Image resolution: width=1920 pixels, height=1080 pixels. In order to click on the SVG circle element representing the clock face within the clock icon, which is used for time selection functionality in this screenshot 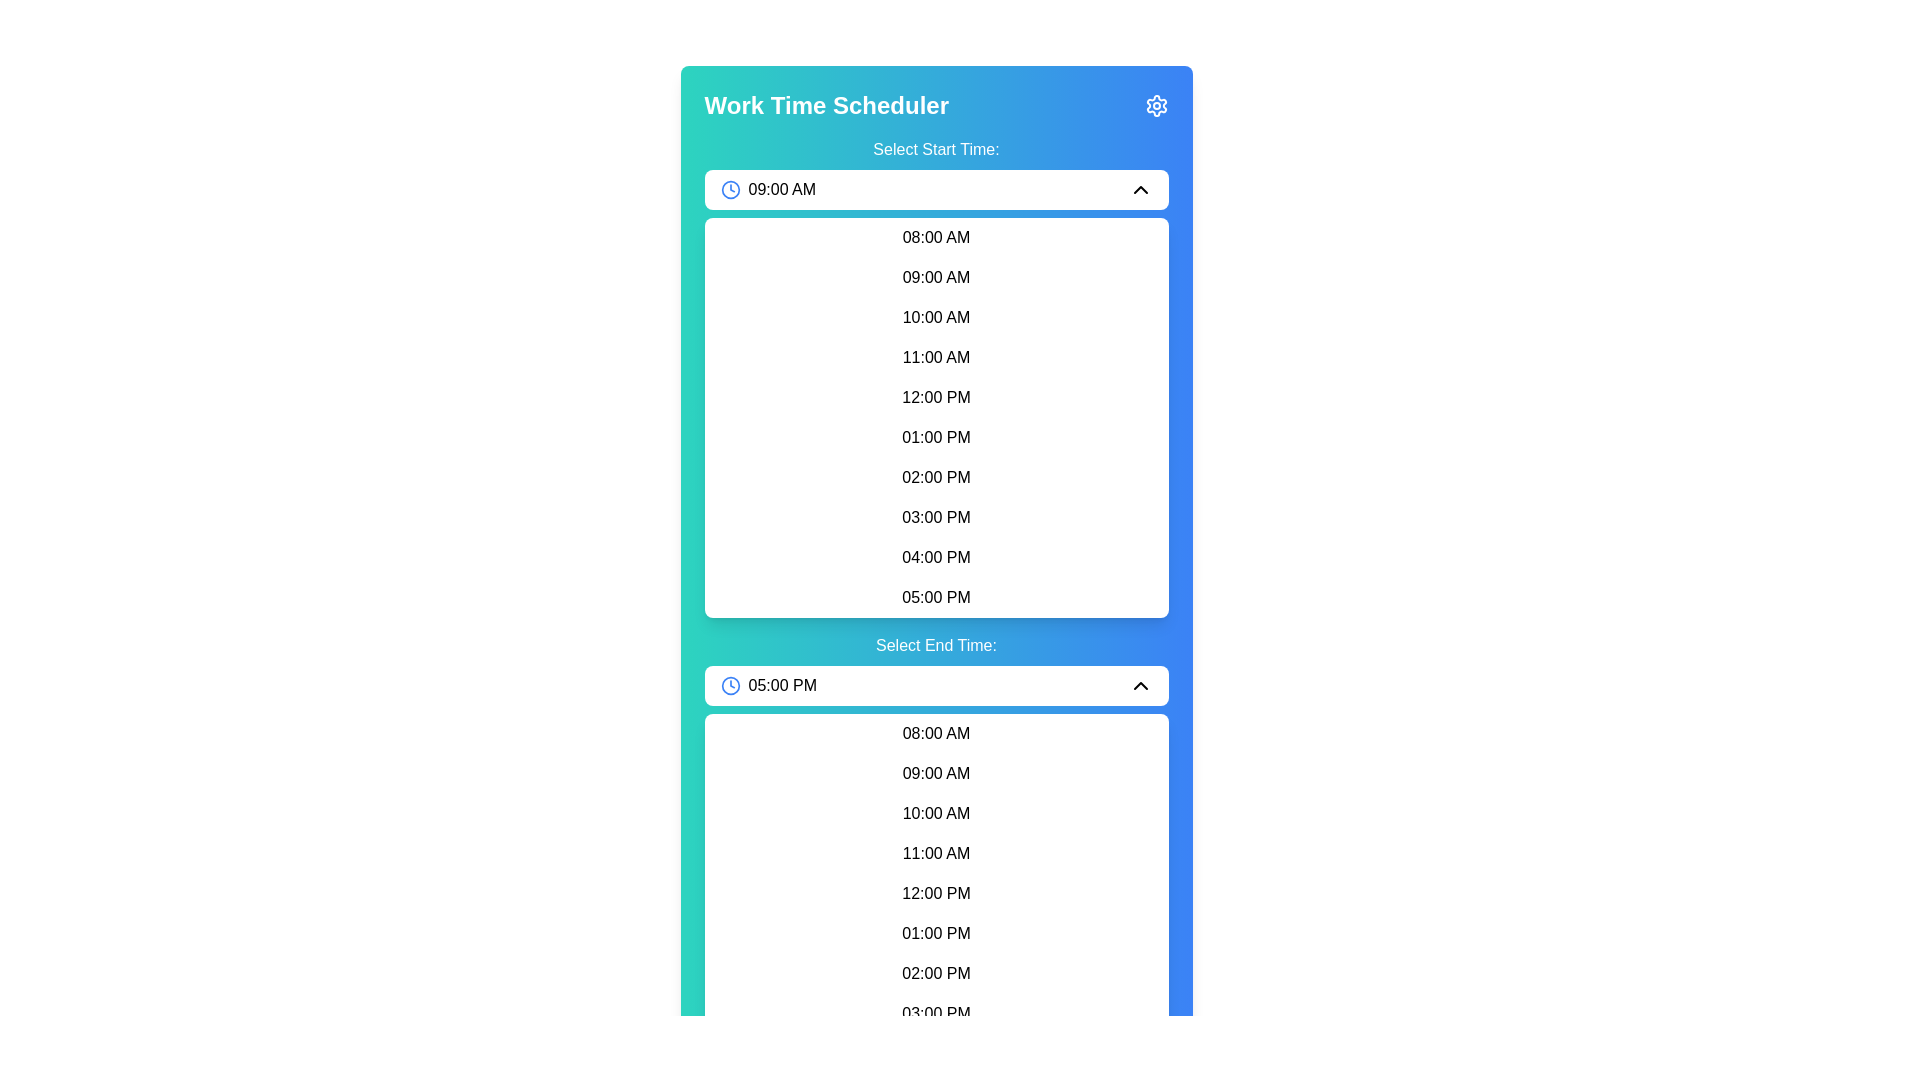, I will do `click(729, 685)`.